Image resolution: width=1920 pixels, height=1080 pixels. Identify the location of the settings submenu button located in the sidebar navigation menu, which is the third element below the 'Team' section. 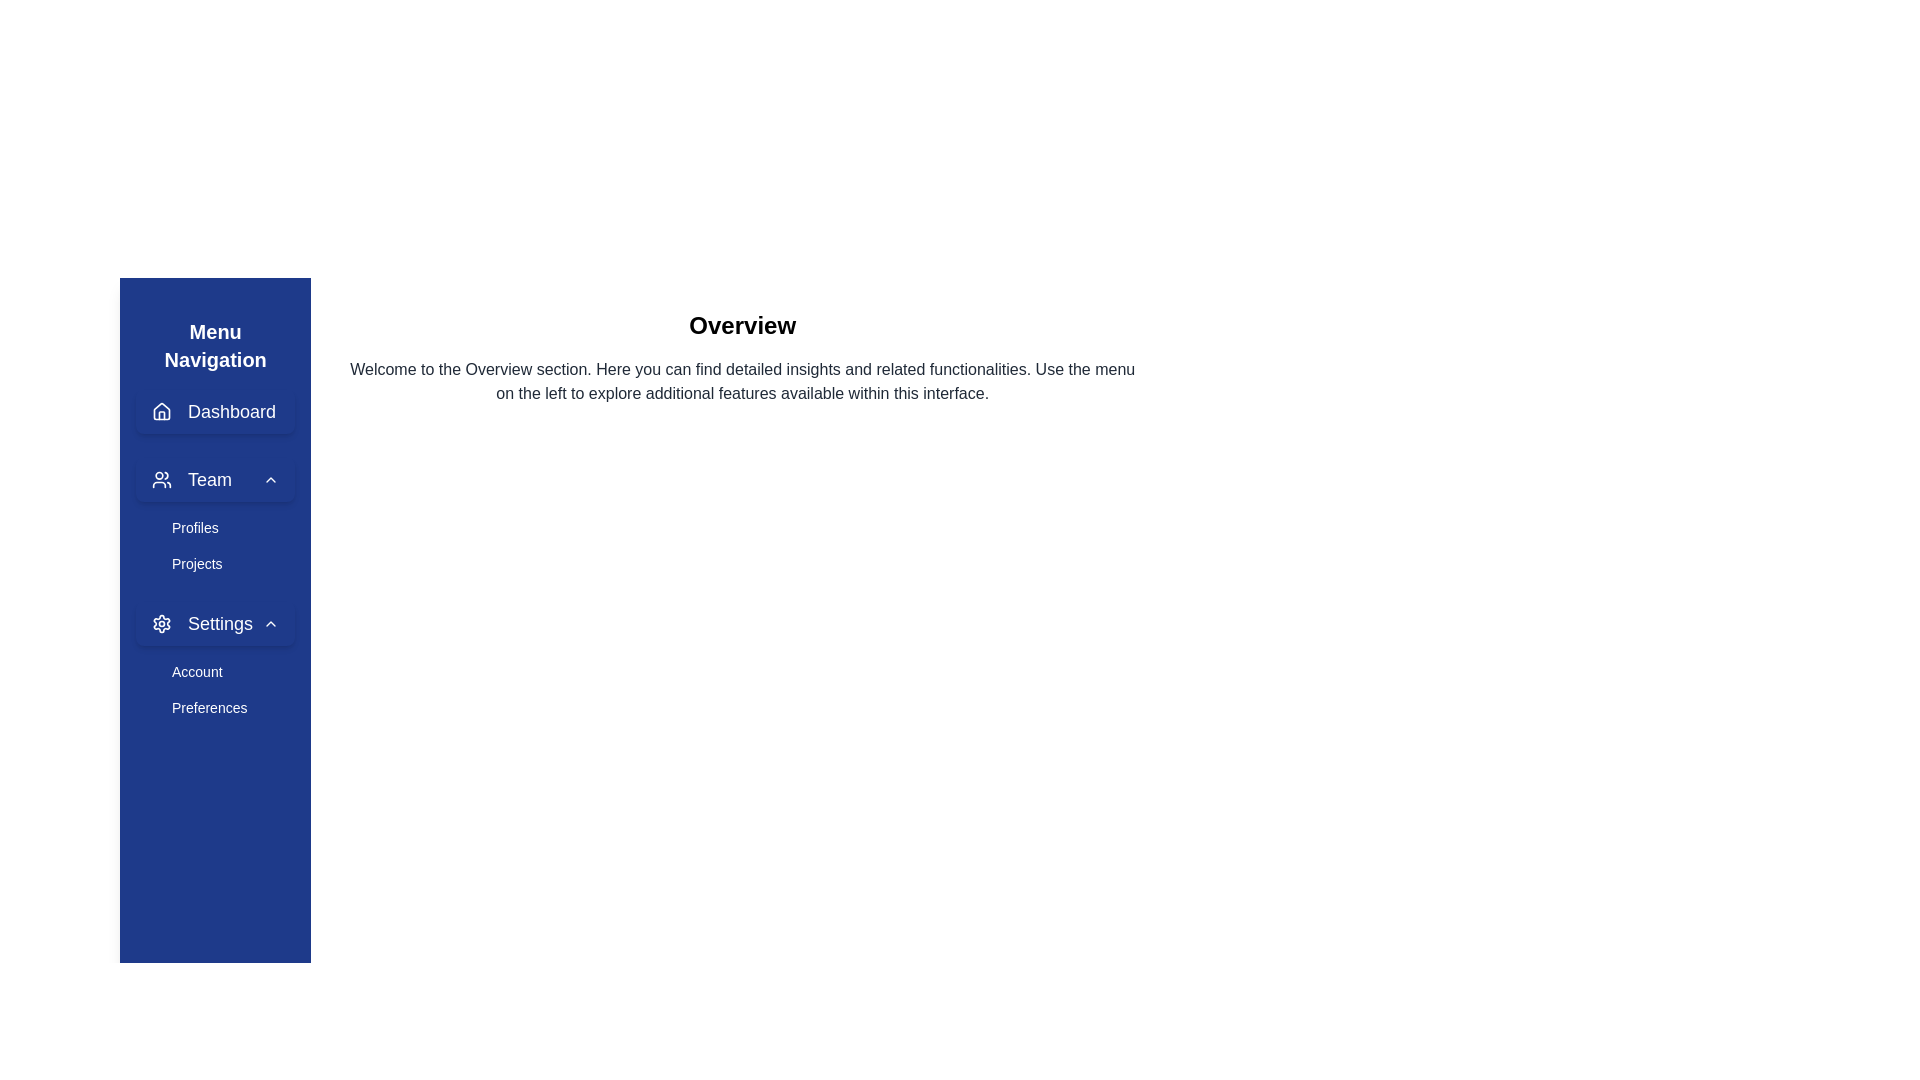
(215, 623).